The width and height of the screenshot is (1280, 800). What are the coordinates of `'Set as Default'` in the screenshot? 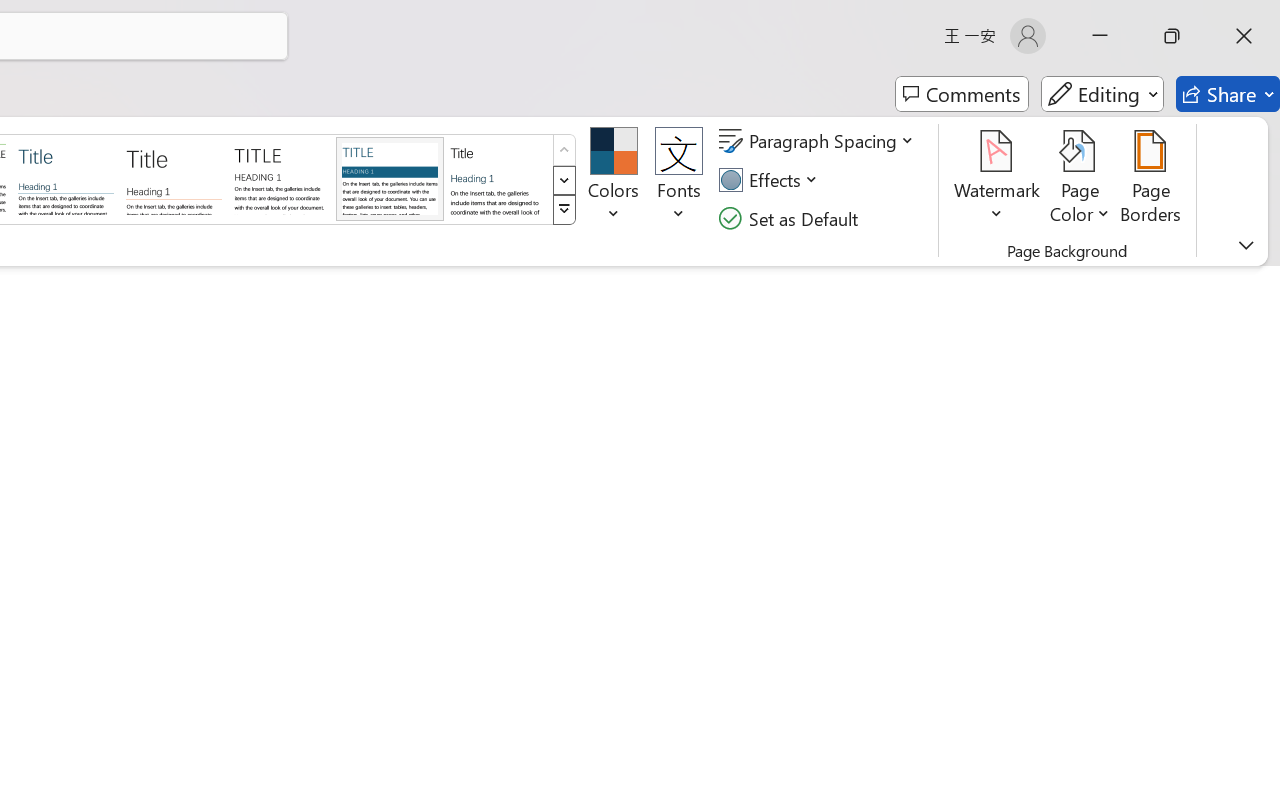 It's located at (790, 218).